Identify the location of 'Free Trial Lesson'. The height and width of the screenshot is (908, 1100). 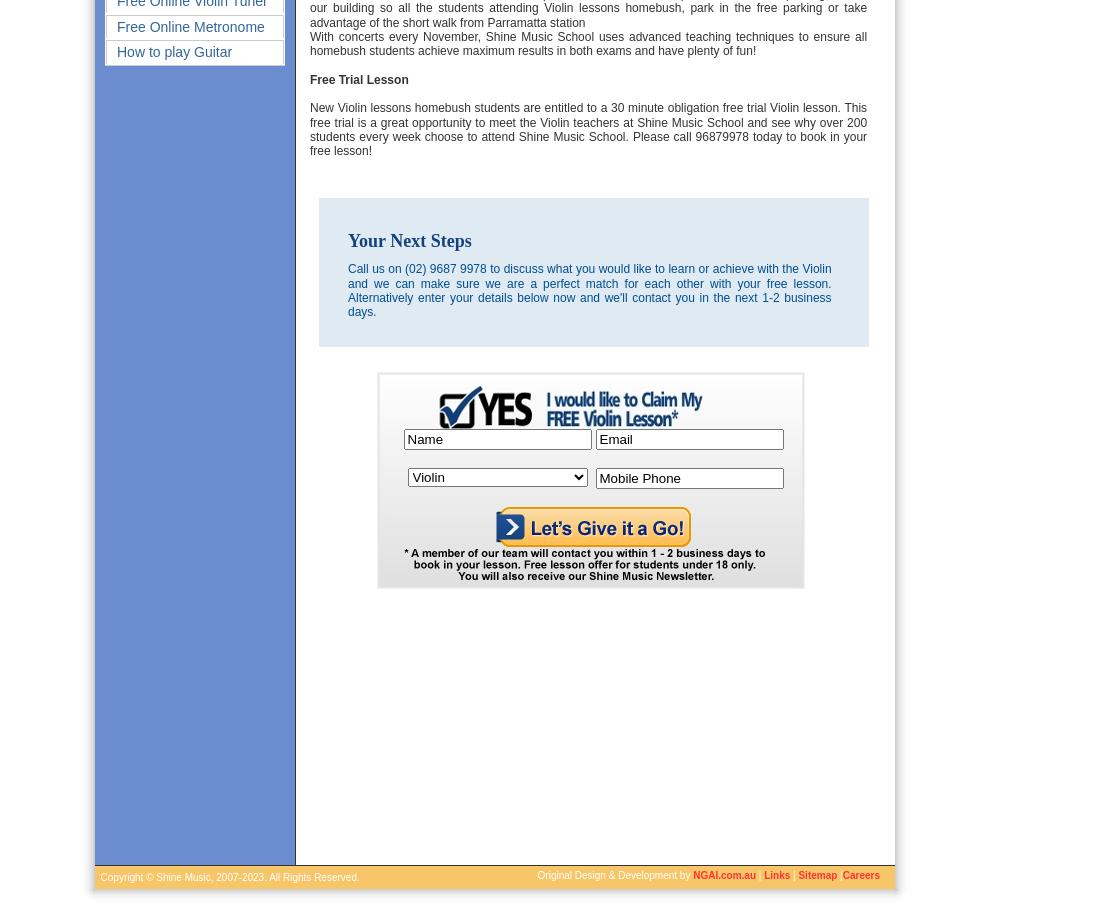
(359, 77).